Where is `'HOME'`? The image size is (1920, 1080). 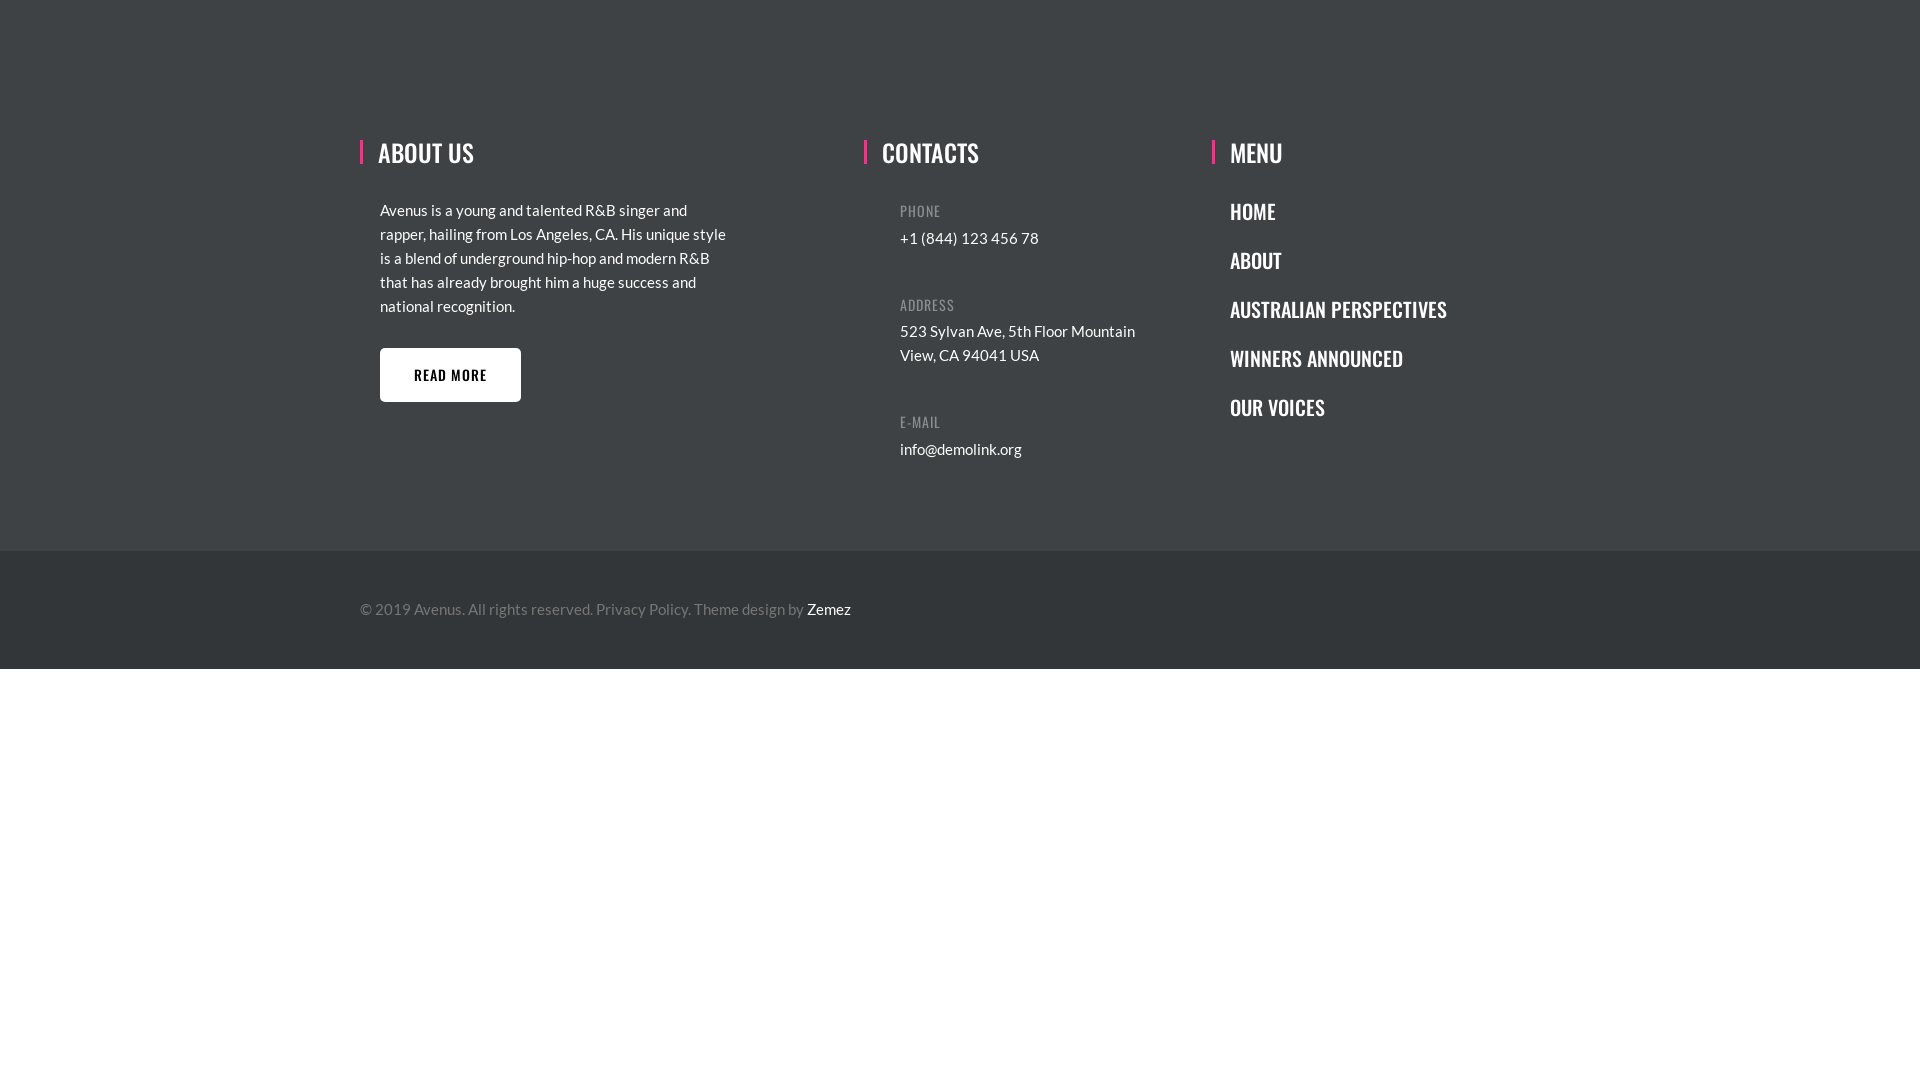
'HOME' is located at coordinates (1338, 220).